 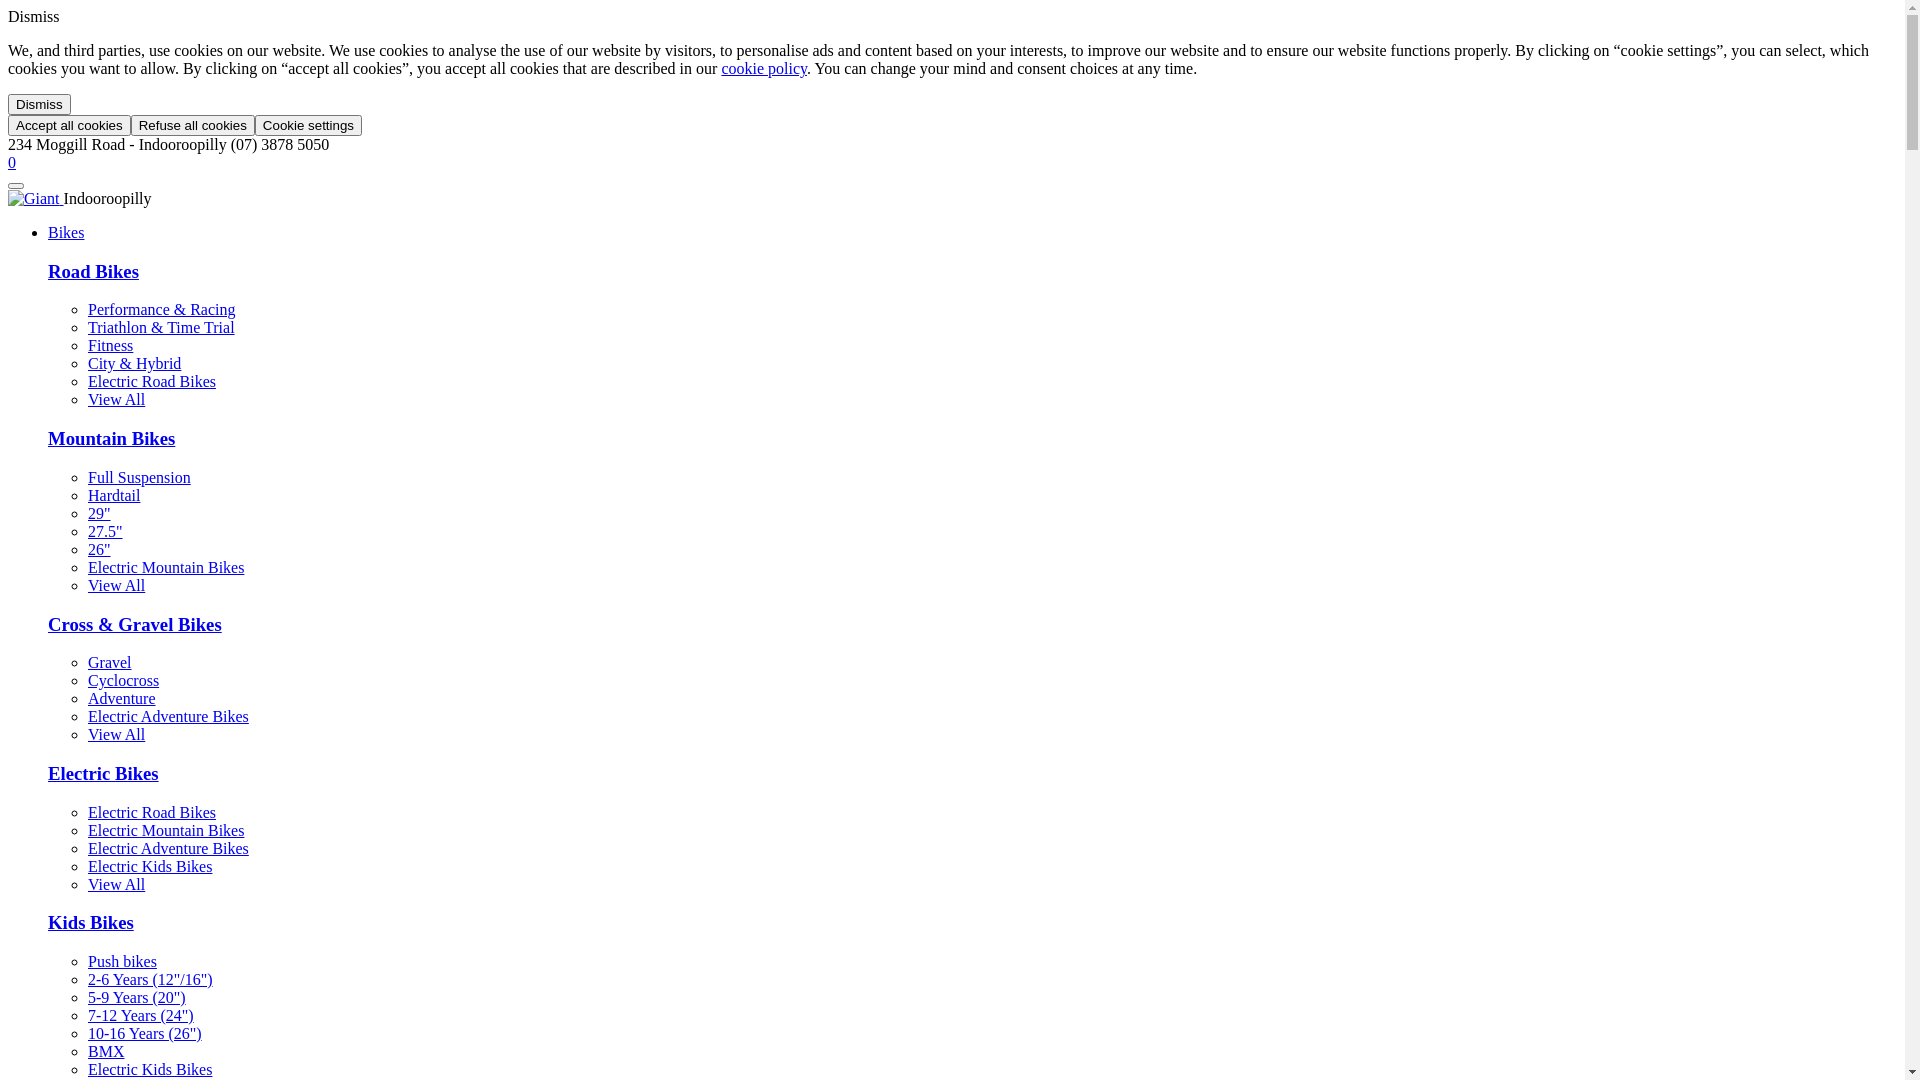 I want to click on 'Road Bikes', so click(x=92, y=271).